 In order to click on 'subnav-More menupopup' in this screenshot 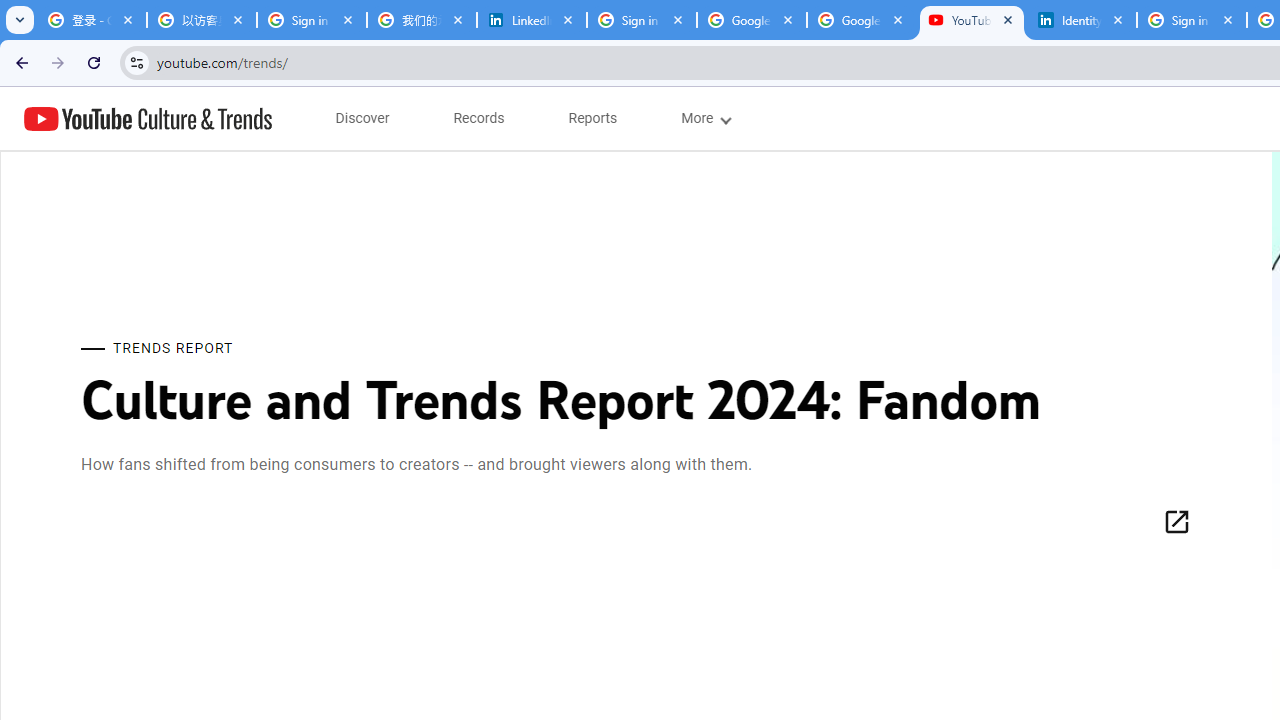, I will do `click(705, 118)`.